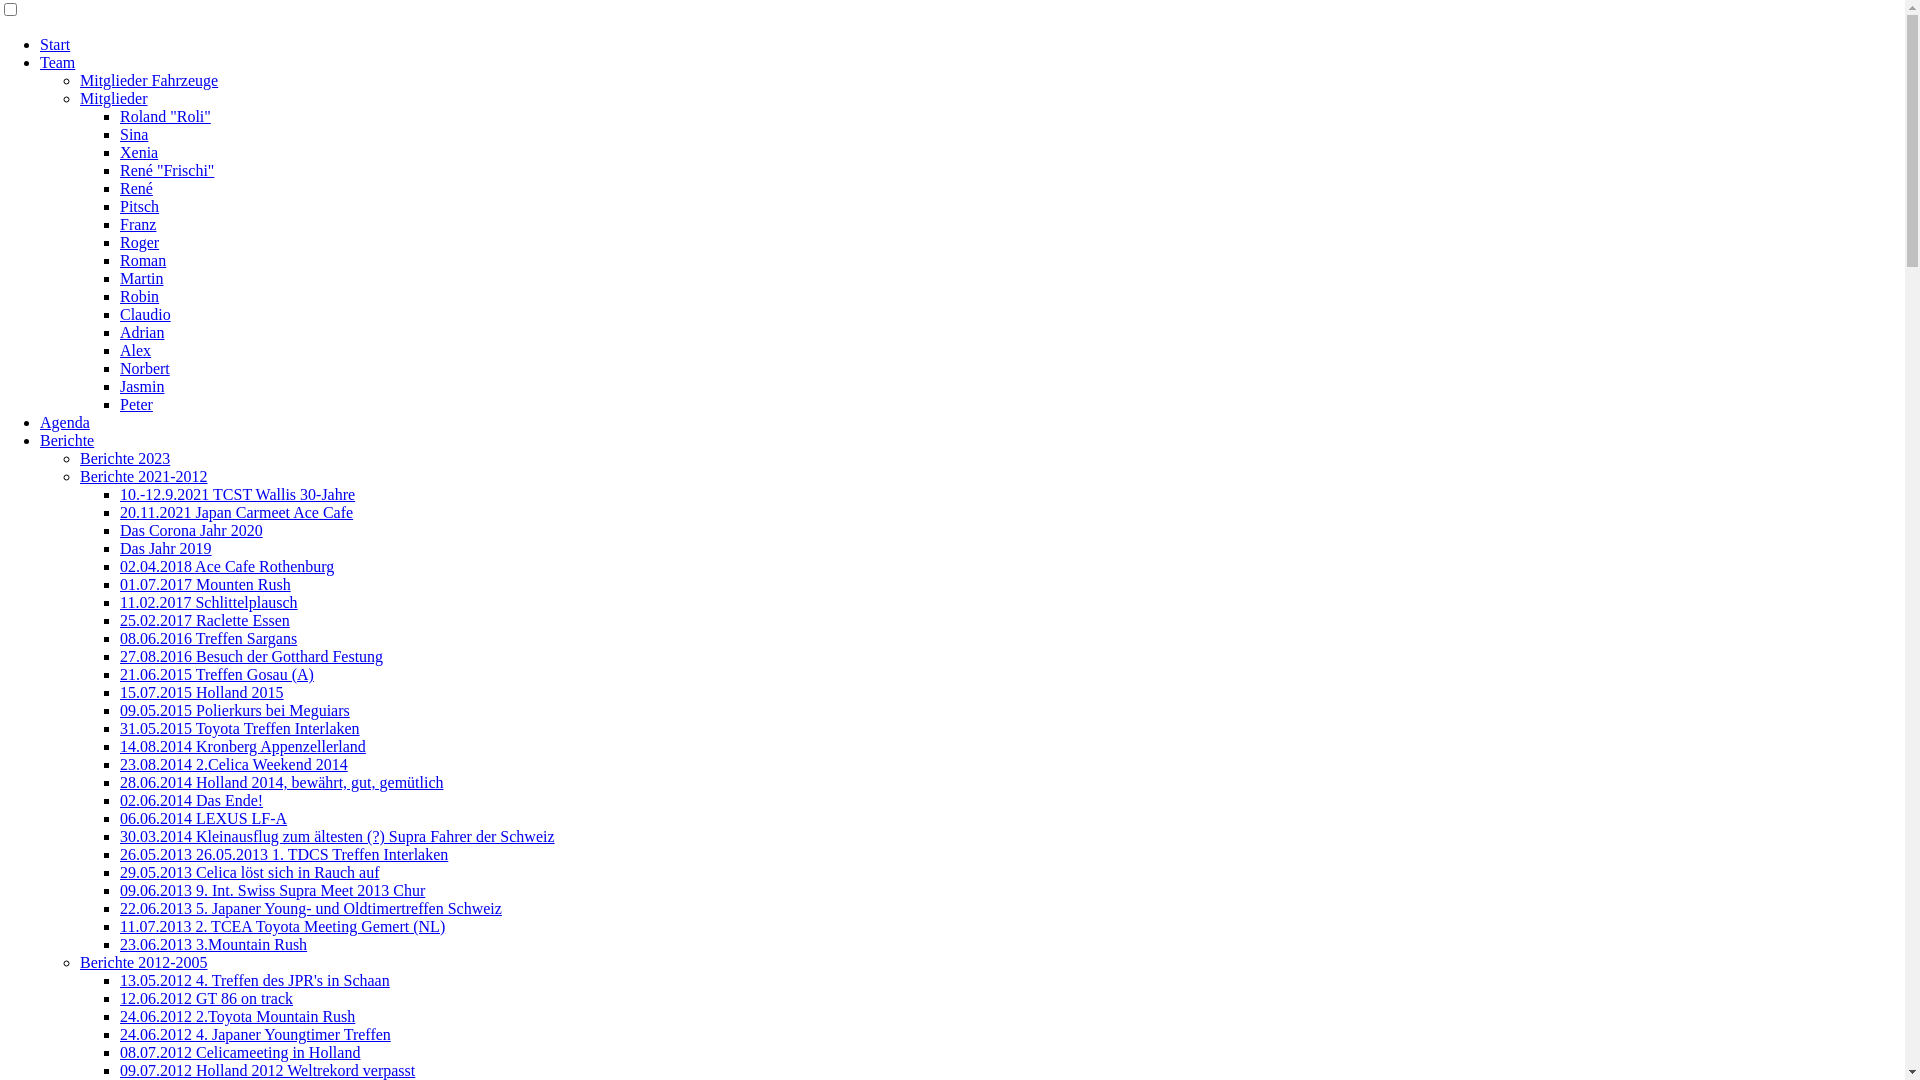 The width and height of the screenshot is (1920, 1080). Describe the element at coordinates (119, 1016) in the screenshot. I see `'24.06.2012 2.Toyota Mountain Rush'` at that location.